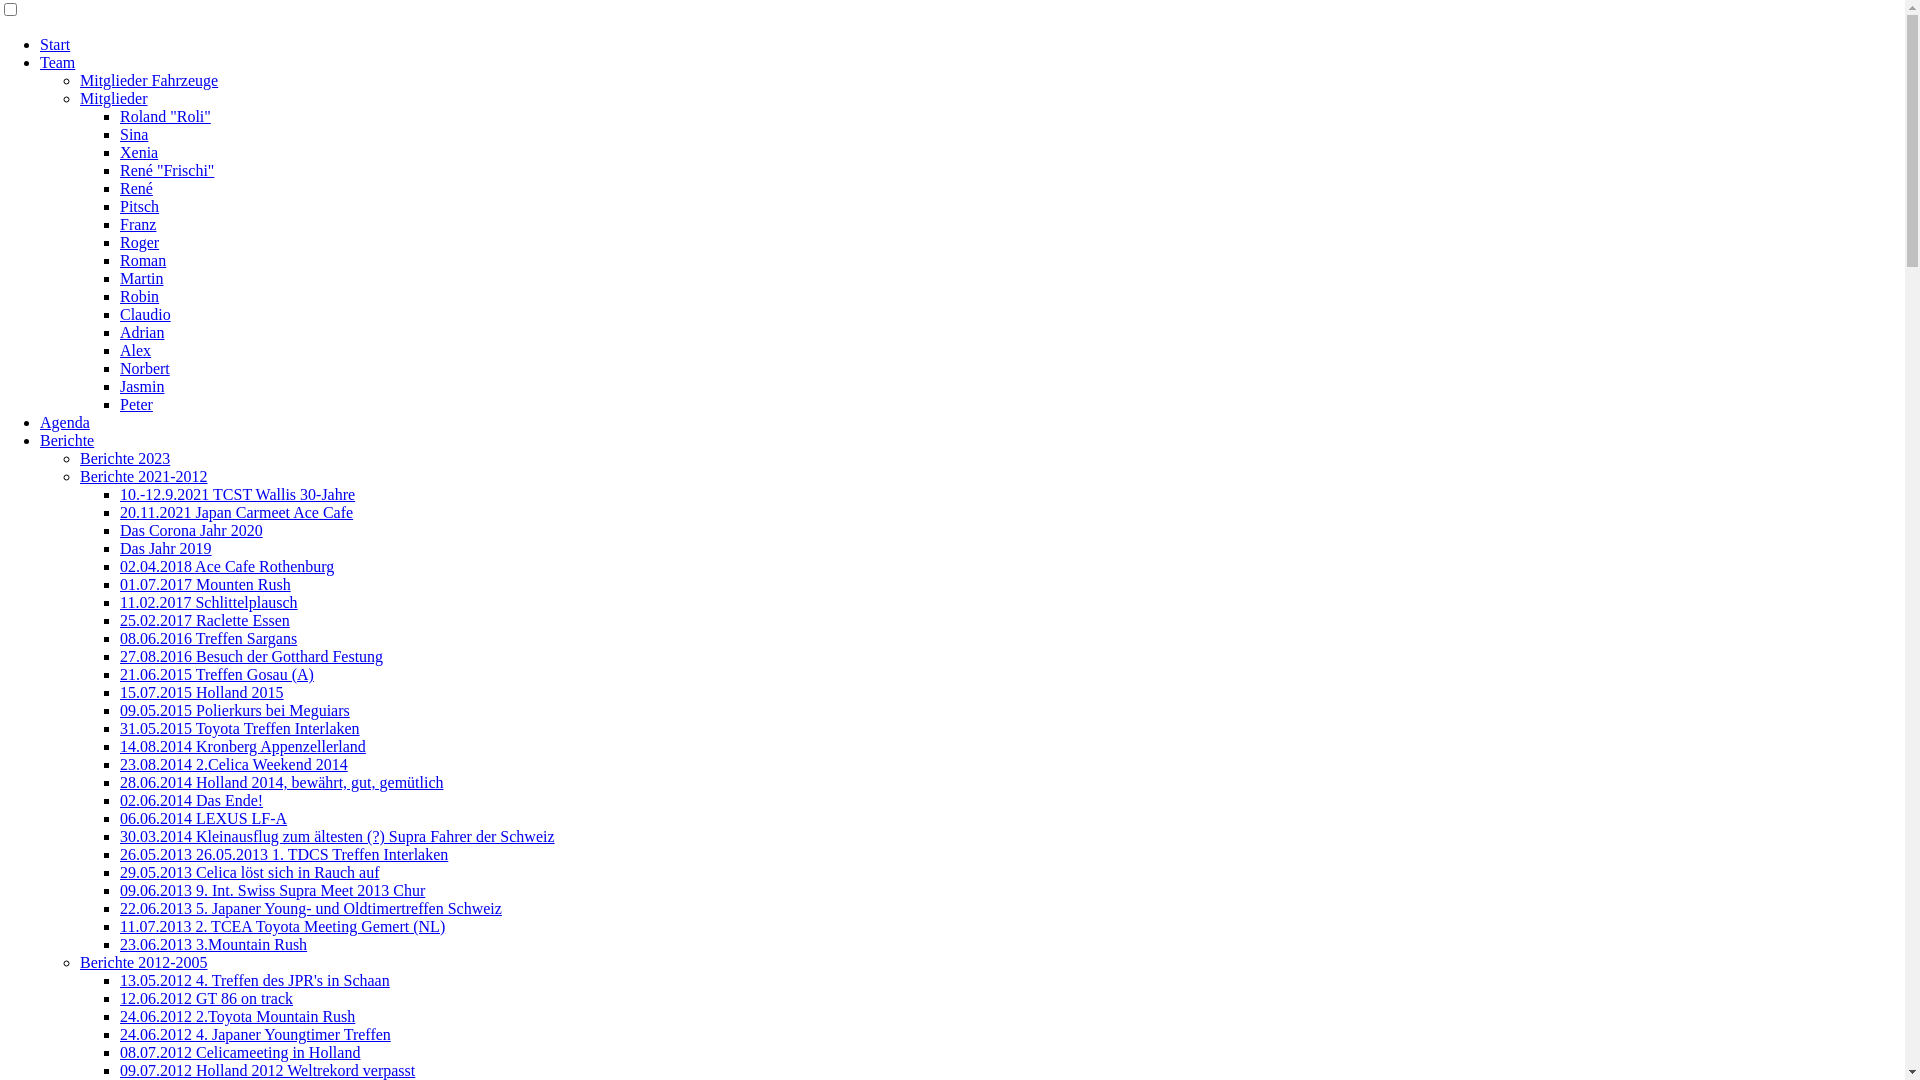 The width and height of the screenshot is (1920, 1080). Describe the element at coordinates (119, 1016) in the screenshot. I see `'24.06.2012 2.Toyota Mountain Rush'` at that location.